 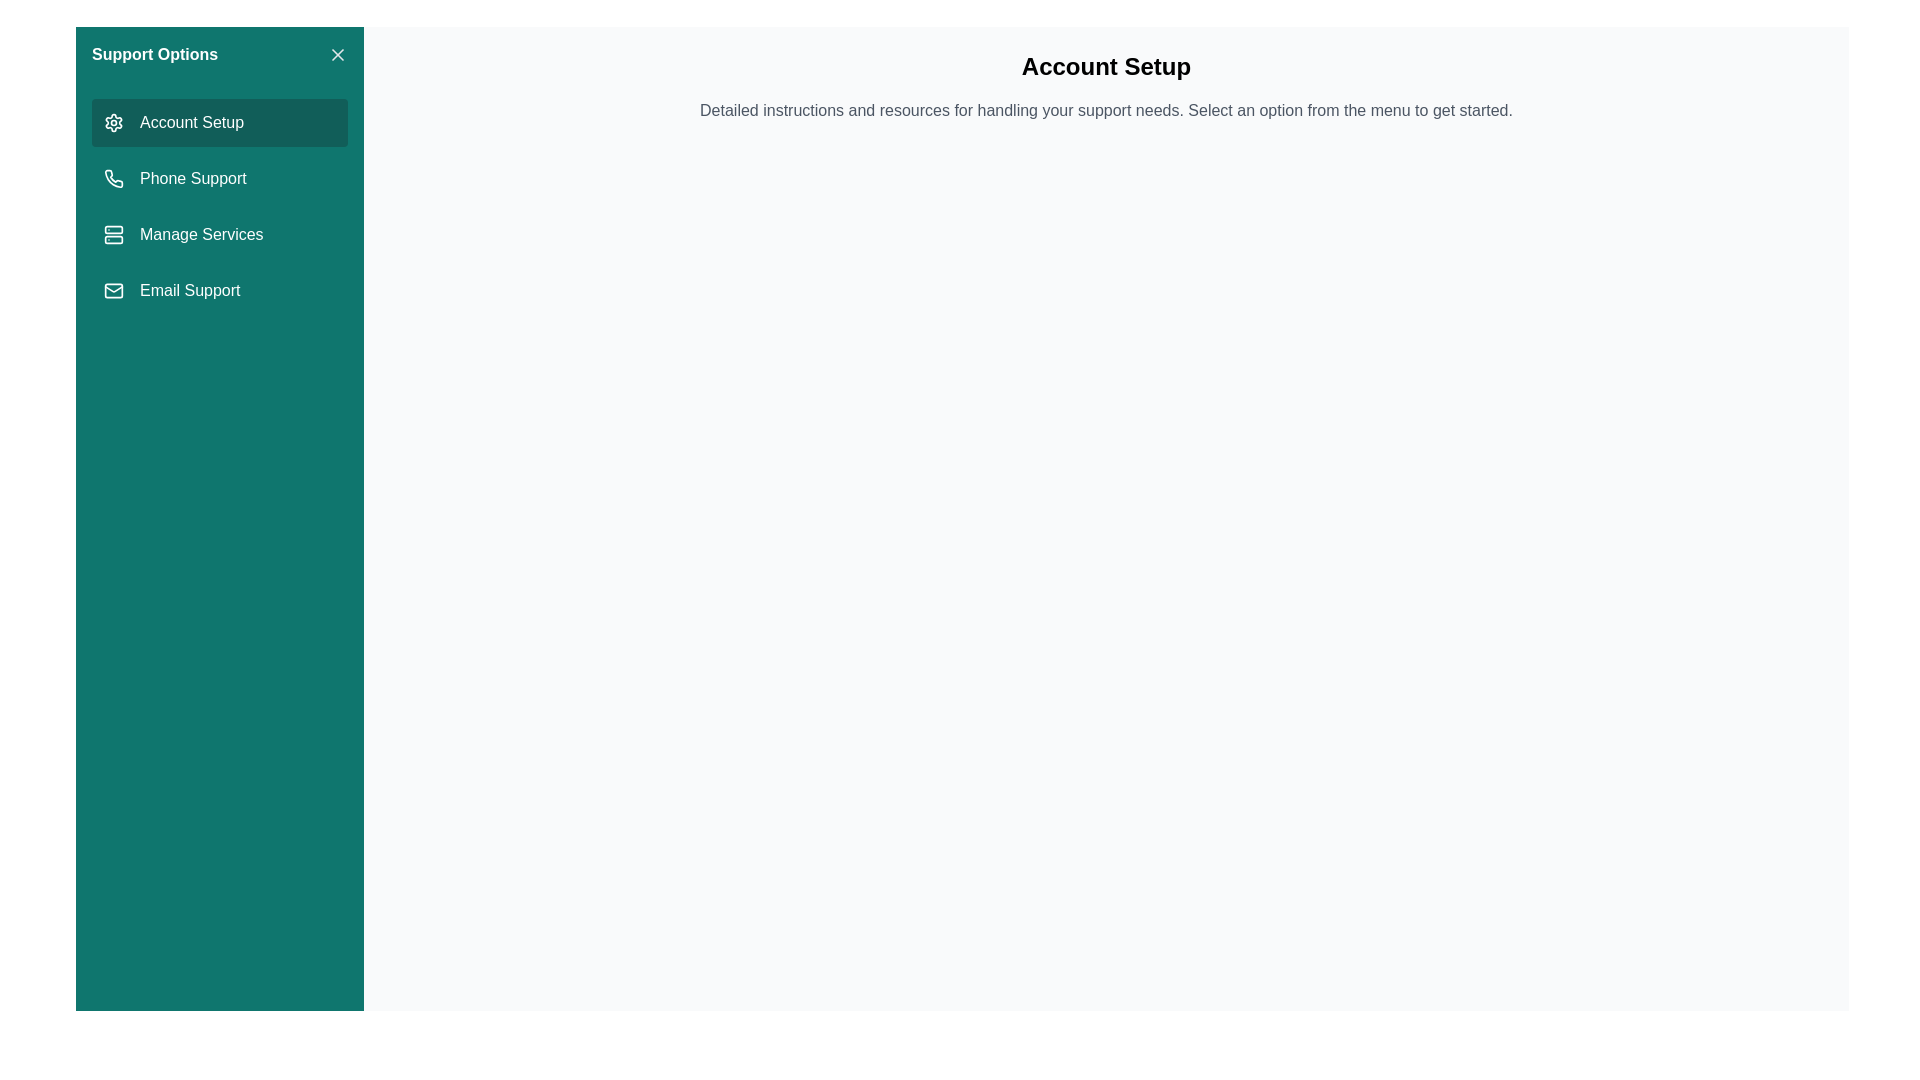 I want to click on the gear icon for settings located next to 'Account Setup' in the left-side navigation menu, so click(x=113, y=123).